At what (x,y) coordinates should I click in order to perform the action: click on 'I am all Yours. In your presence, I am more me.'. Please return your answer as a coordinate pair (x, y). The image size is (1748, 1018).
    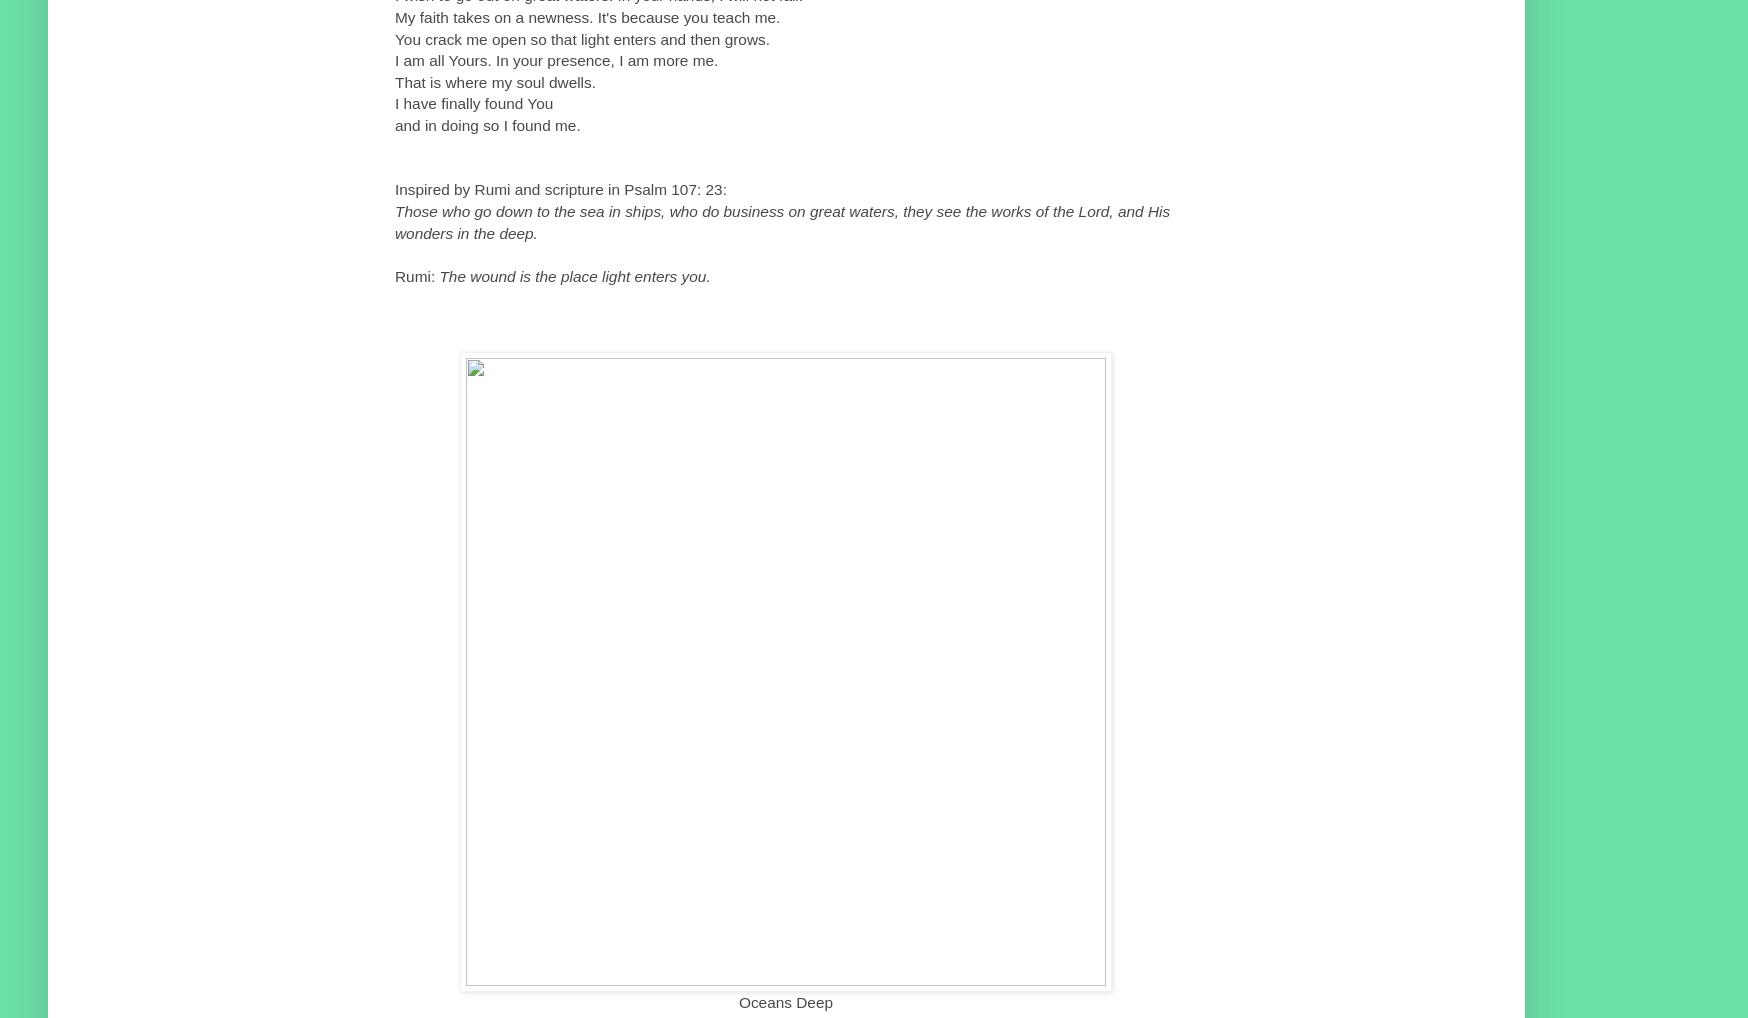
    Looking at the image, I should click on (556, 60).